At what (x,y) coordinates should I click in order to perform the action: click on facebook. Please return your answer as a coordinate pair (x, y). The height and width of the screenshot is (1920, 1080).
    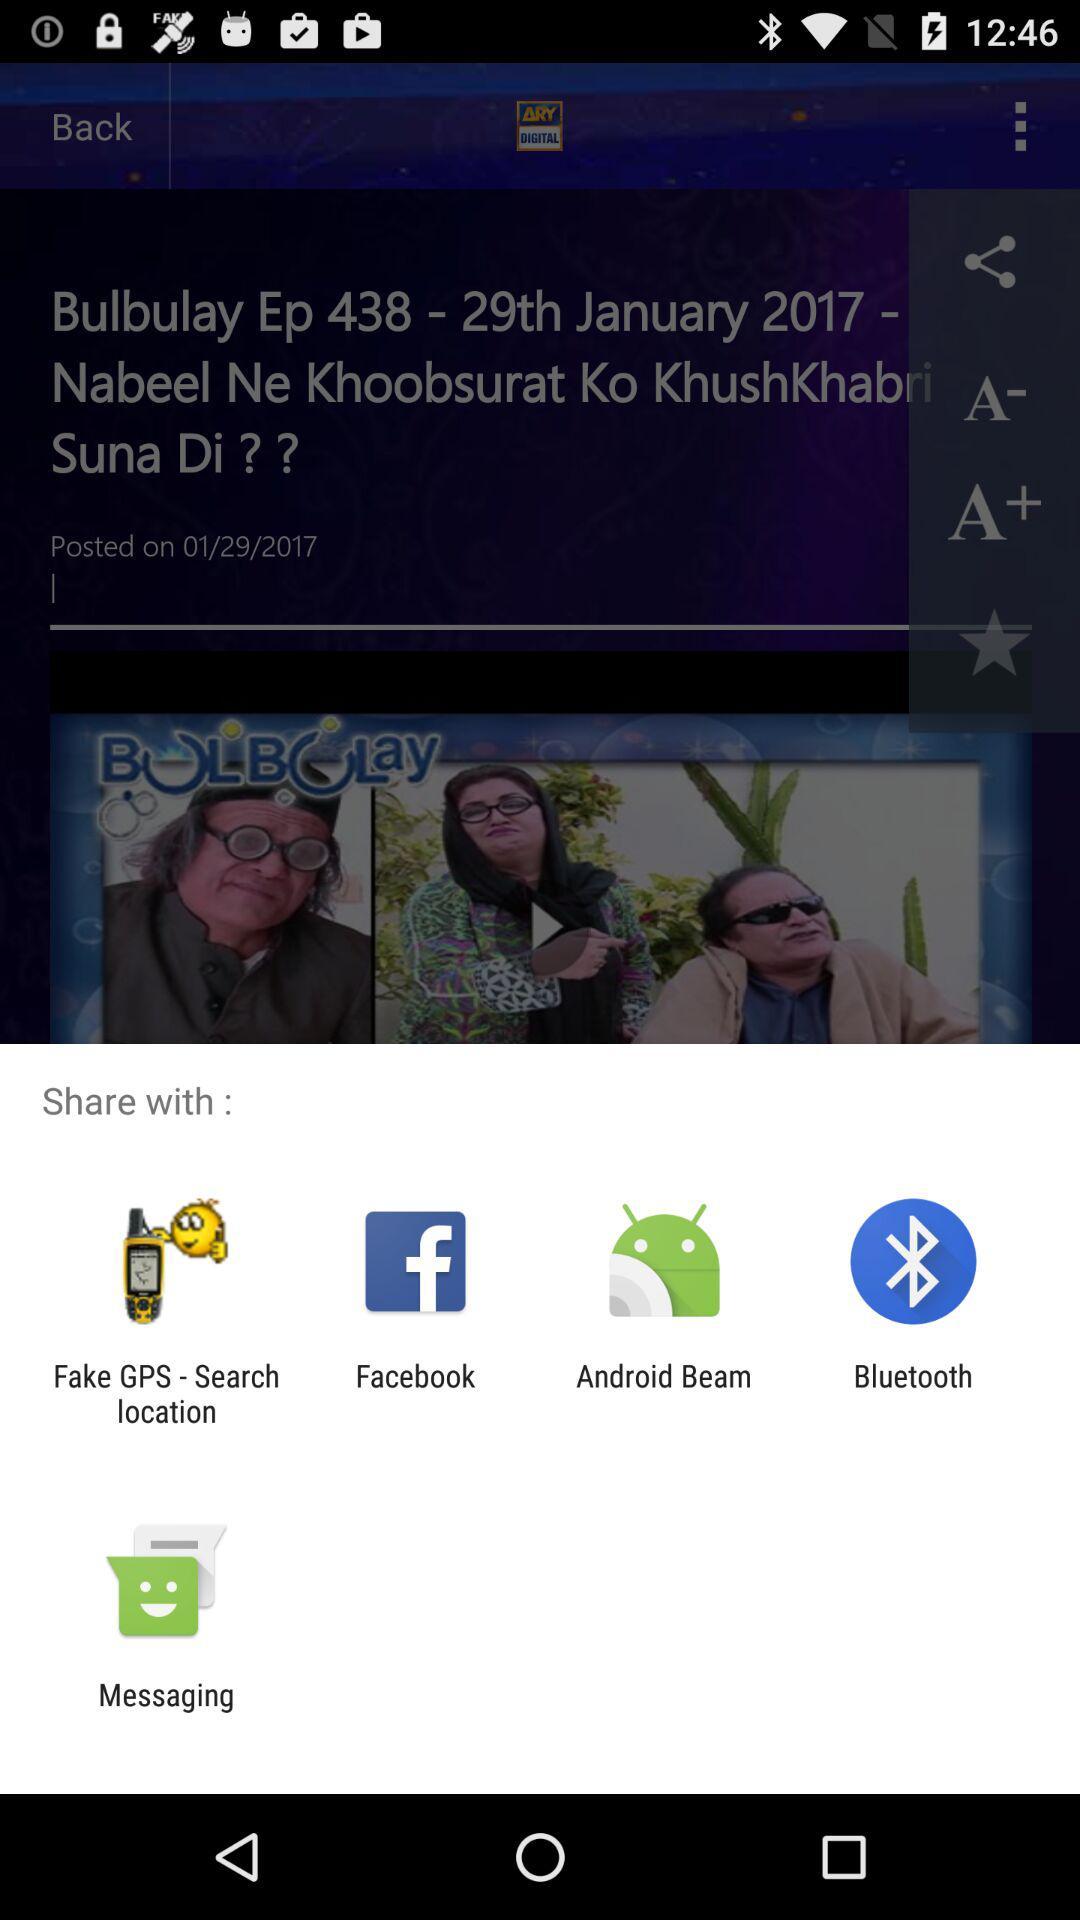
    Looking at the image, I should click on (414, 1392).